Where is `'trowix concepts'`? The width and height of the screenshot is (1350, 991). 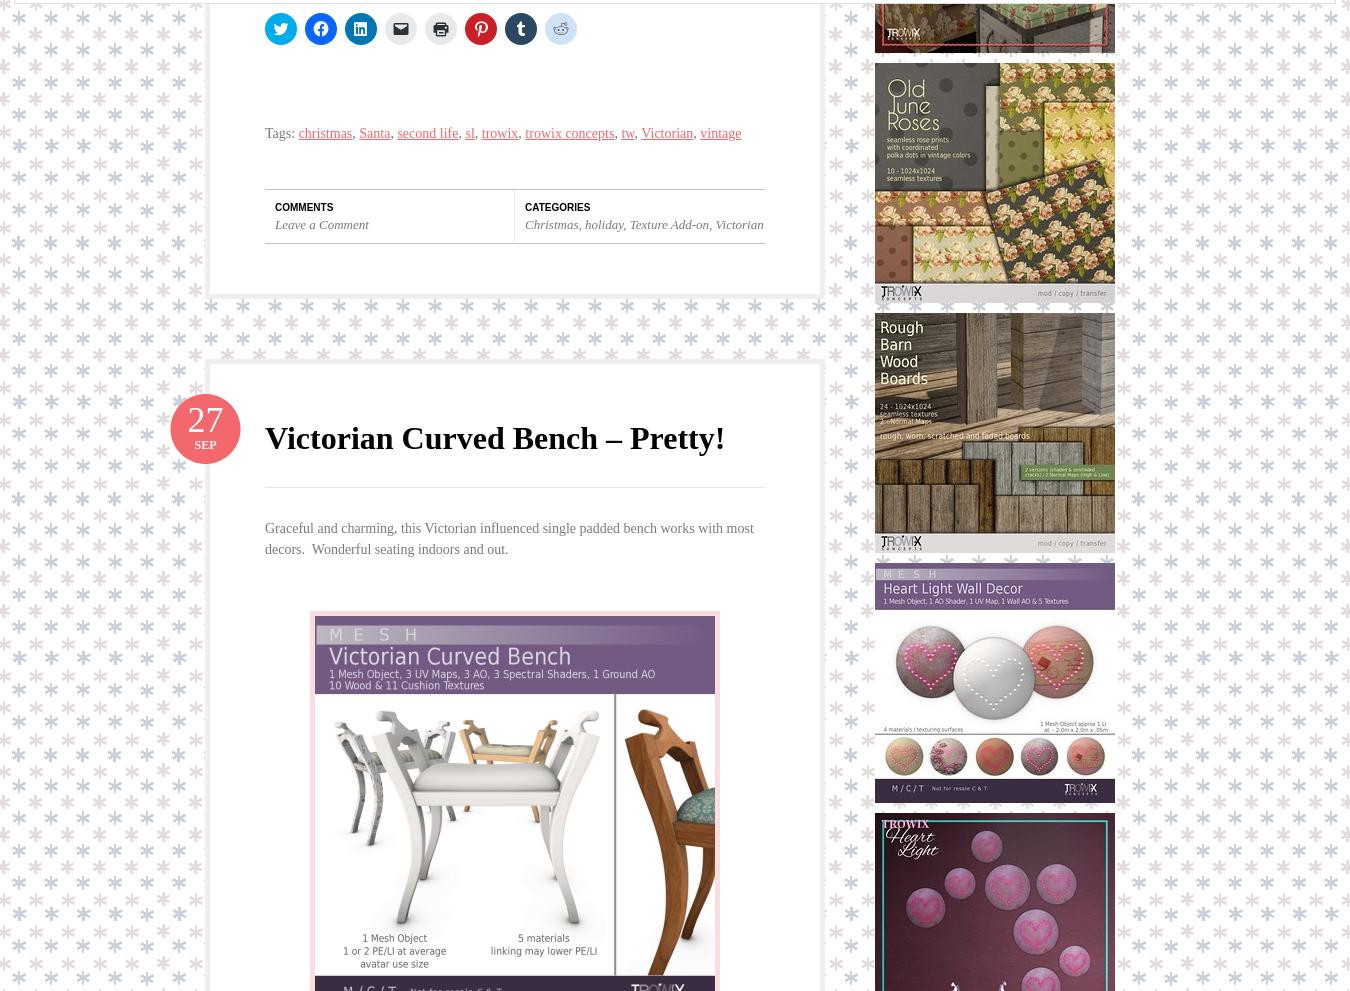
'trowix concepts' is located at coordinates (569, 132).